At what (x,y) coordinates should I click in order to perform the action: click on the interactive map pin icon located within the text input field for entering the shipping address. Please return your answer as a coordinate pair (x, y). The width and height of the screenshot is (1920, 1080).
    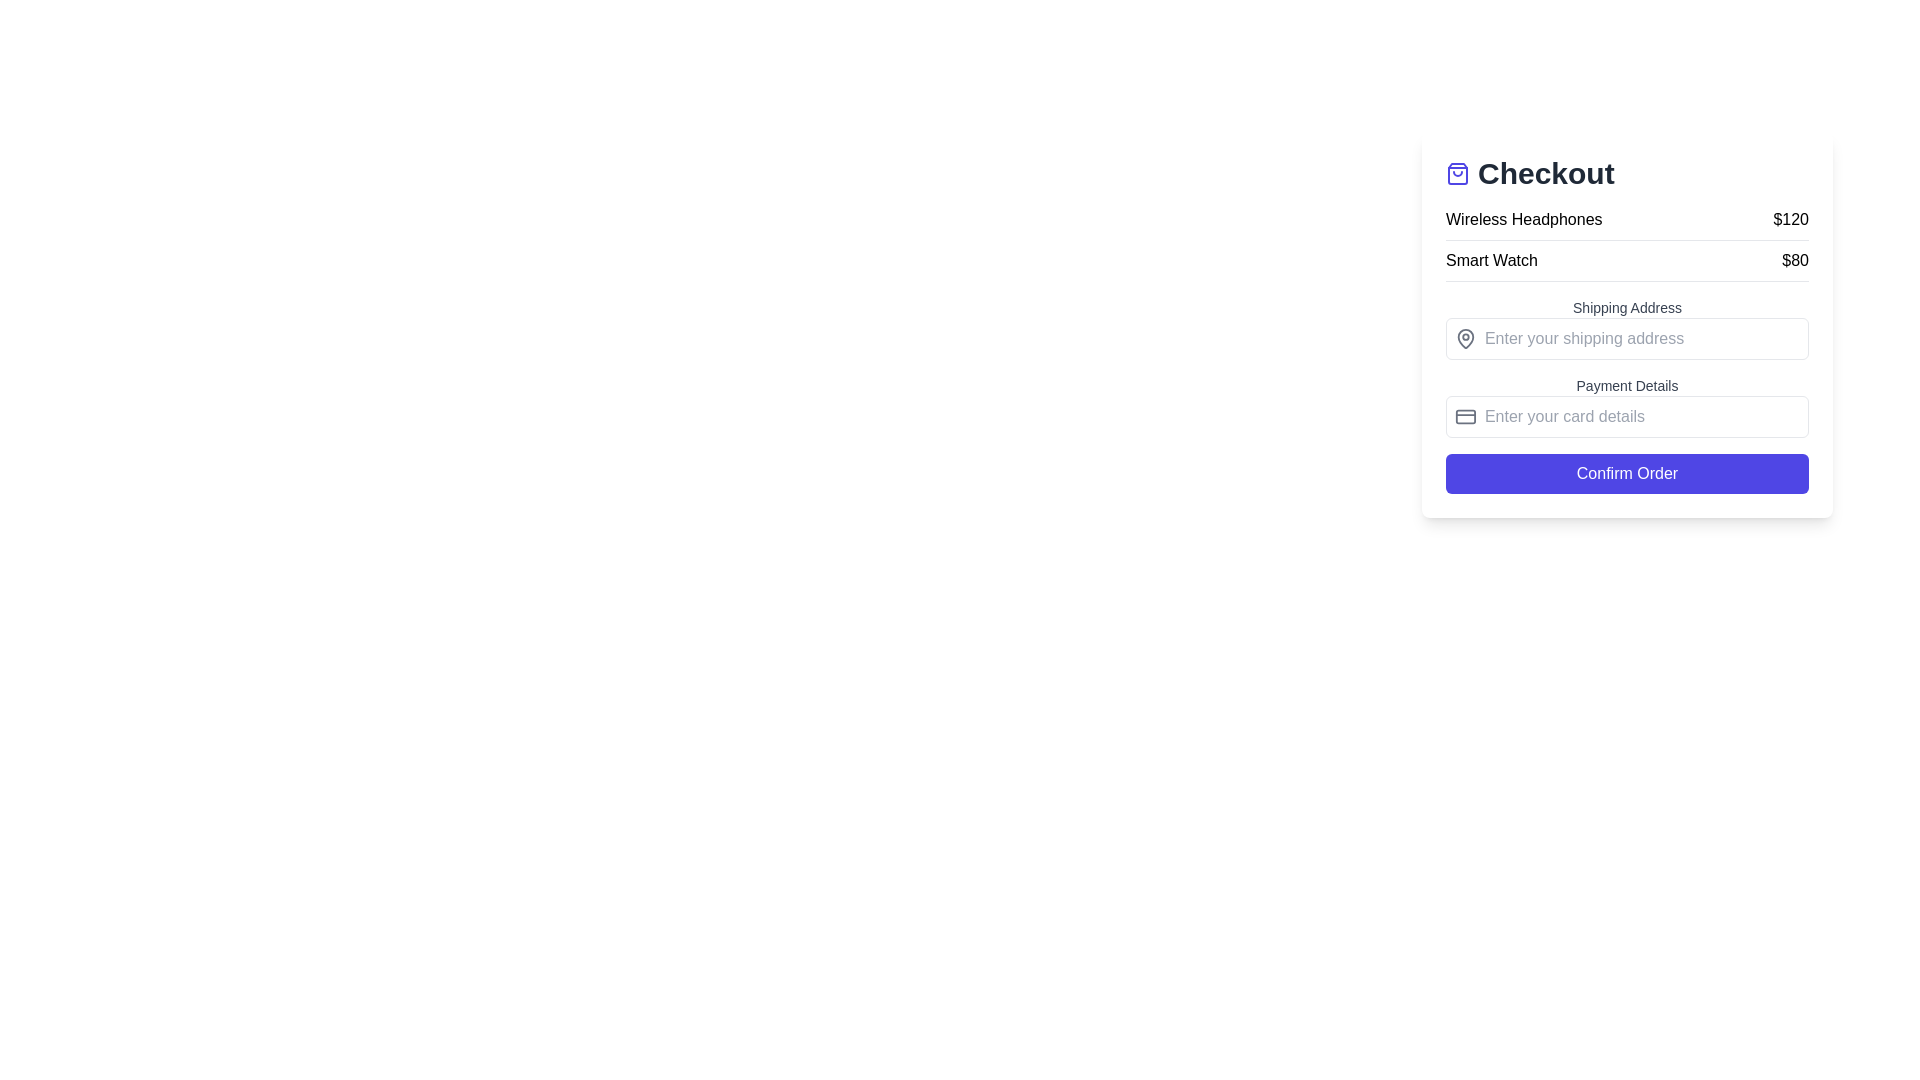
    Looking at the image, I should click on (1627, 338).